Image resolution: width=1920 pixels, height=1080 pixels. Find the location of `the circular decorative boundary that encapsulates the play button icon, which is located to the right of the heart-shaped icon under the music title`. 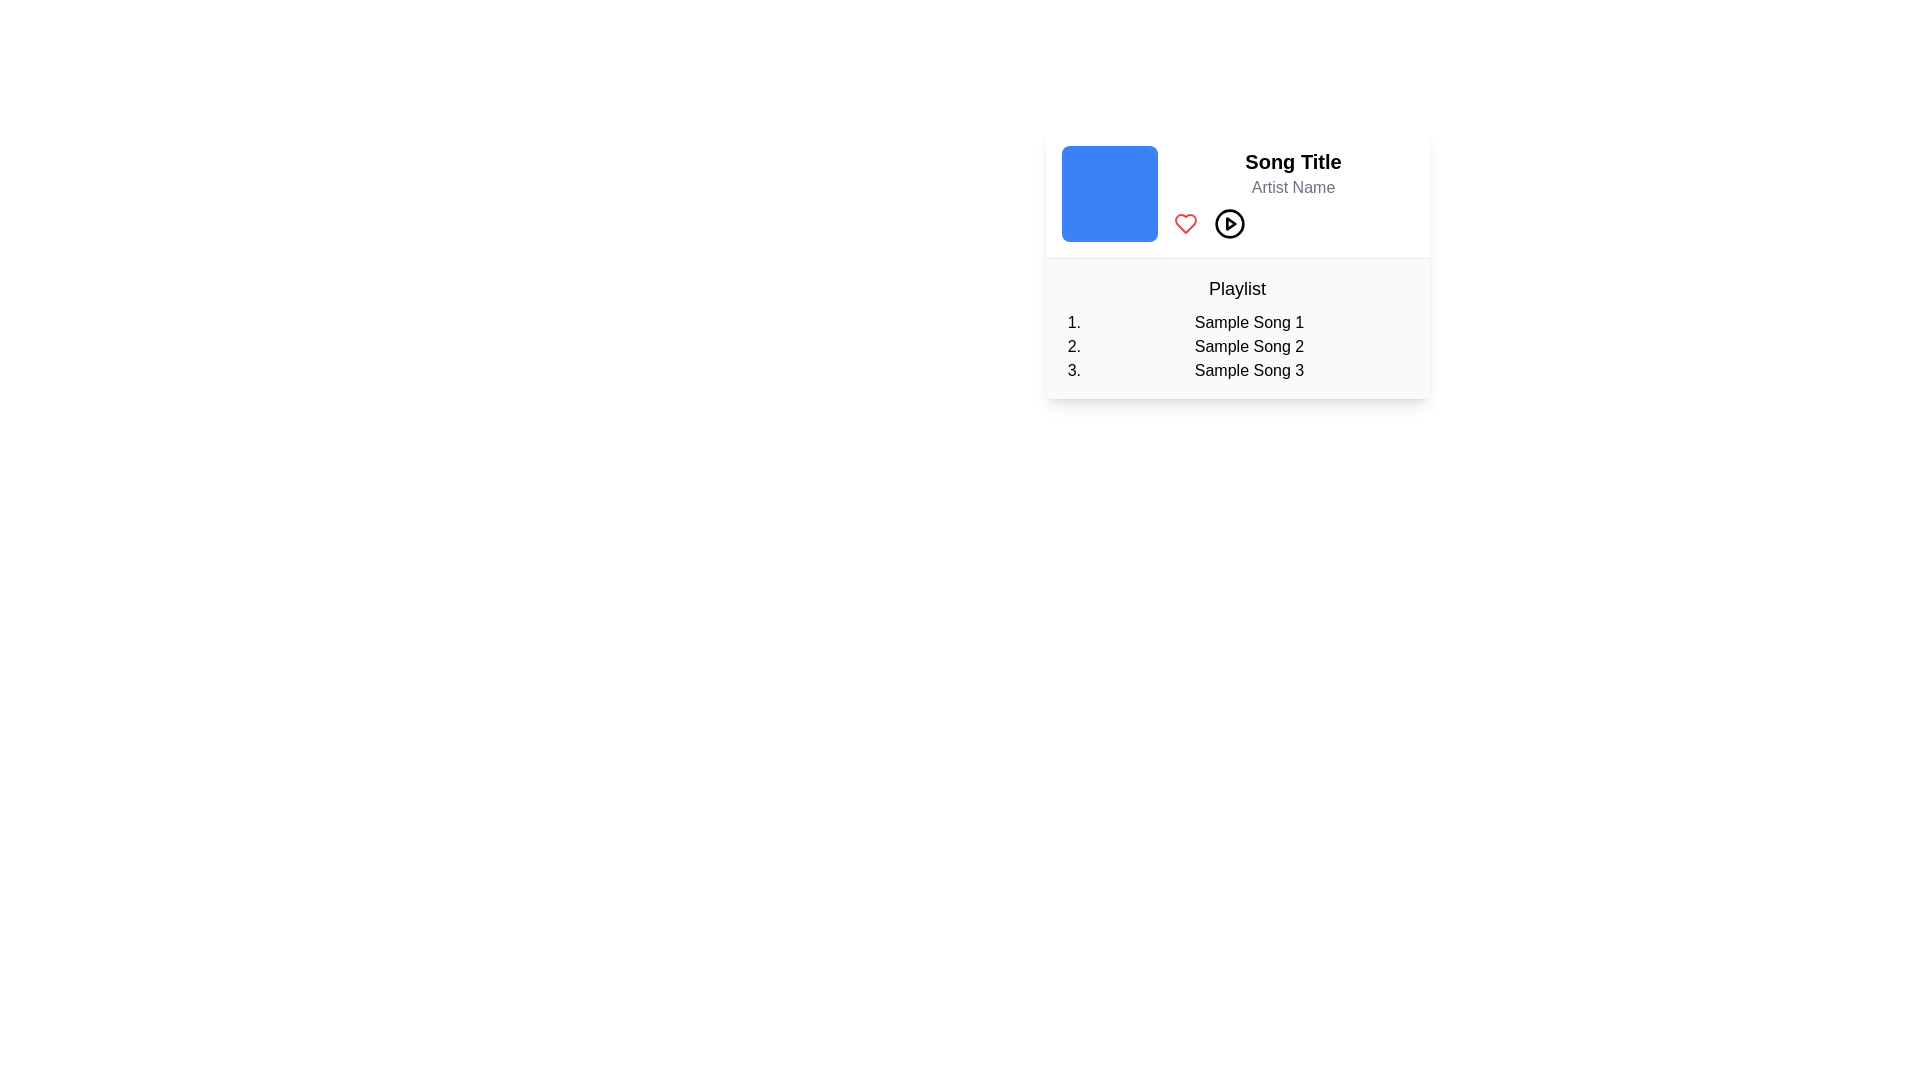

the circular decorative boundary that encapsulates the play button icon, which is located to the right of the heart-shaped icon under the music title is located at coordinates (1228, 223).